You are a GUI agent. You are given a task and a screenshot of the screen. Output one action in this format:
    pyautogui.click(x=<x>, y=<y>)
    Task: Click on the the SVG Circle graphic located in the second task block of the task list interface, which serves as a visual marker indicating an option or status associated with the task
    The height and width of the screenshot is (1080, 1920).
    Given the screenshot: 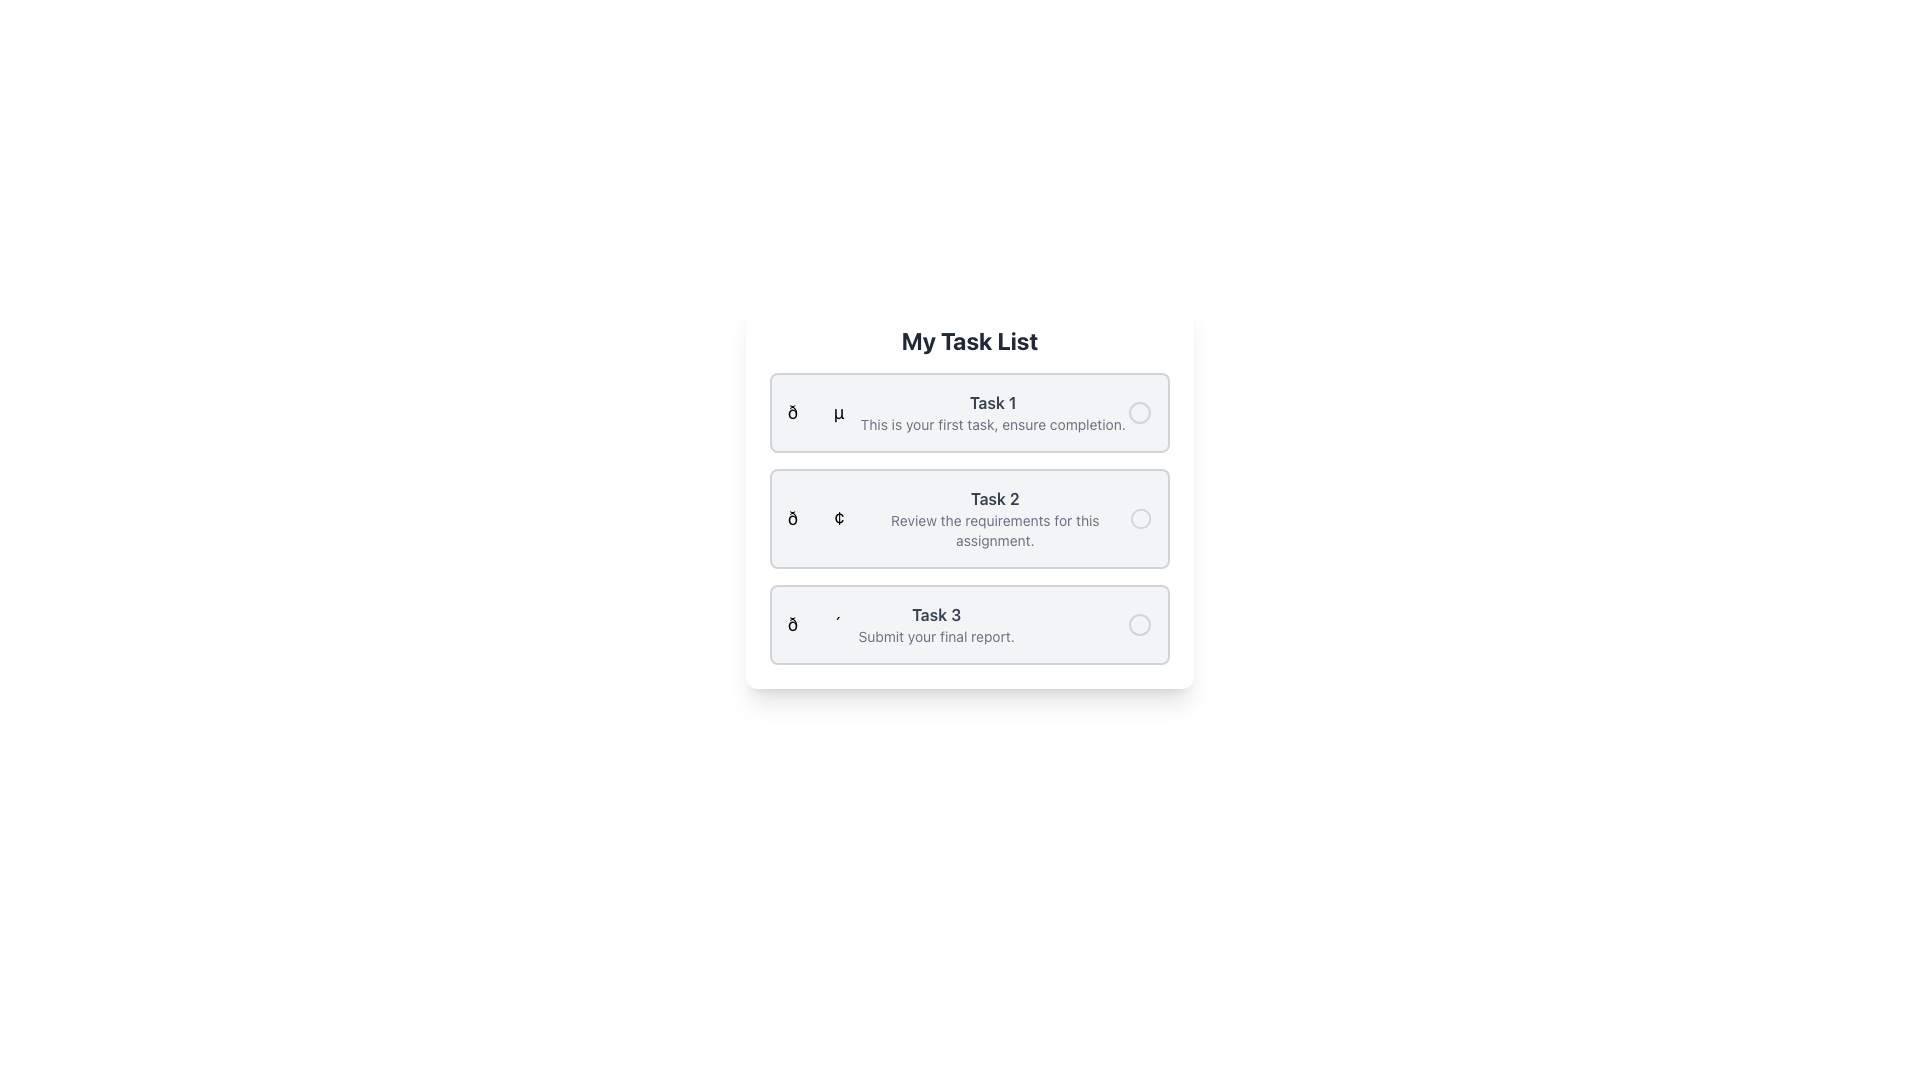 What is the action you would take?
    pyautogui.click(x=1140, y=518)
    